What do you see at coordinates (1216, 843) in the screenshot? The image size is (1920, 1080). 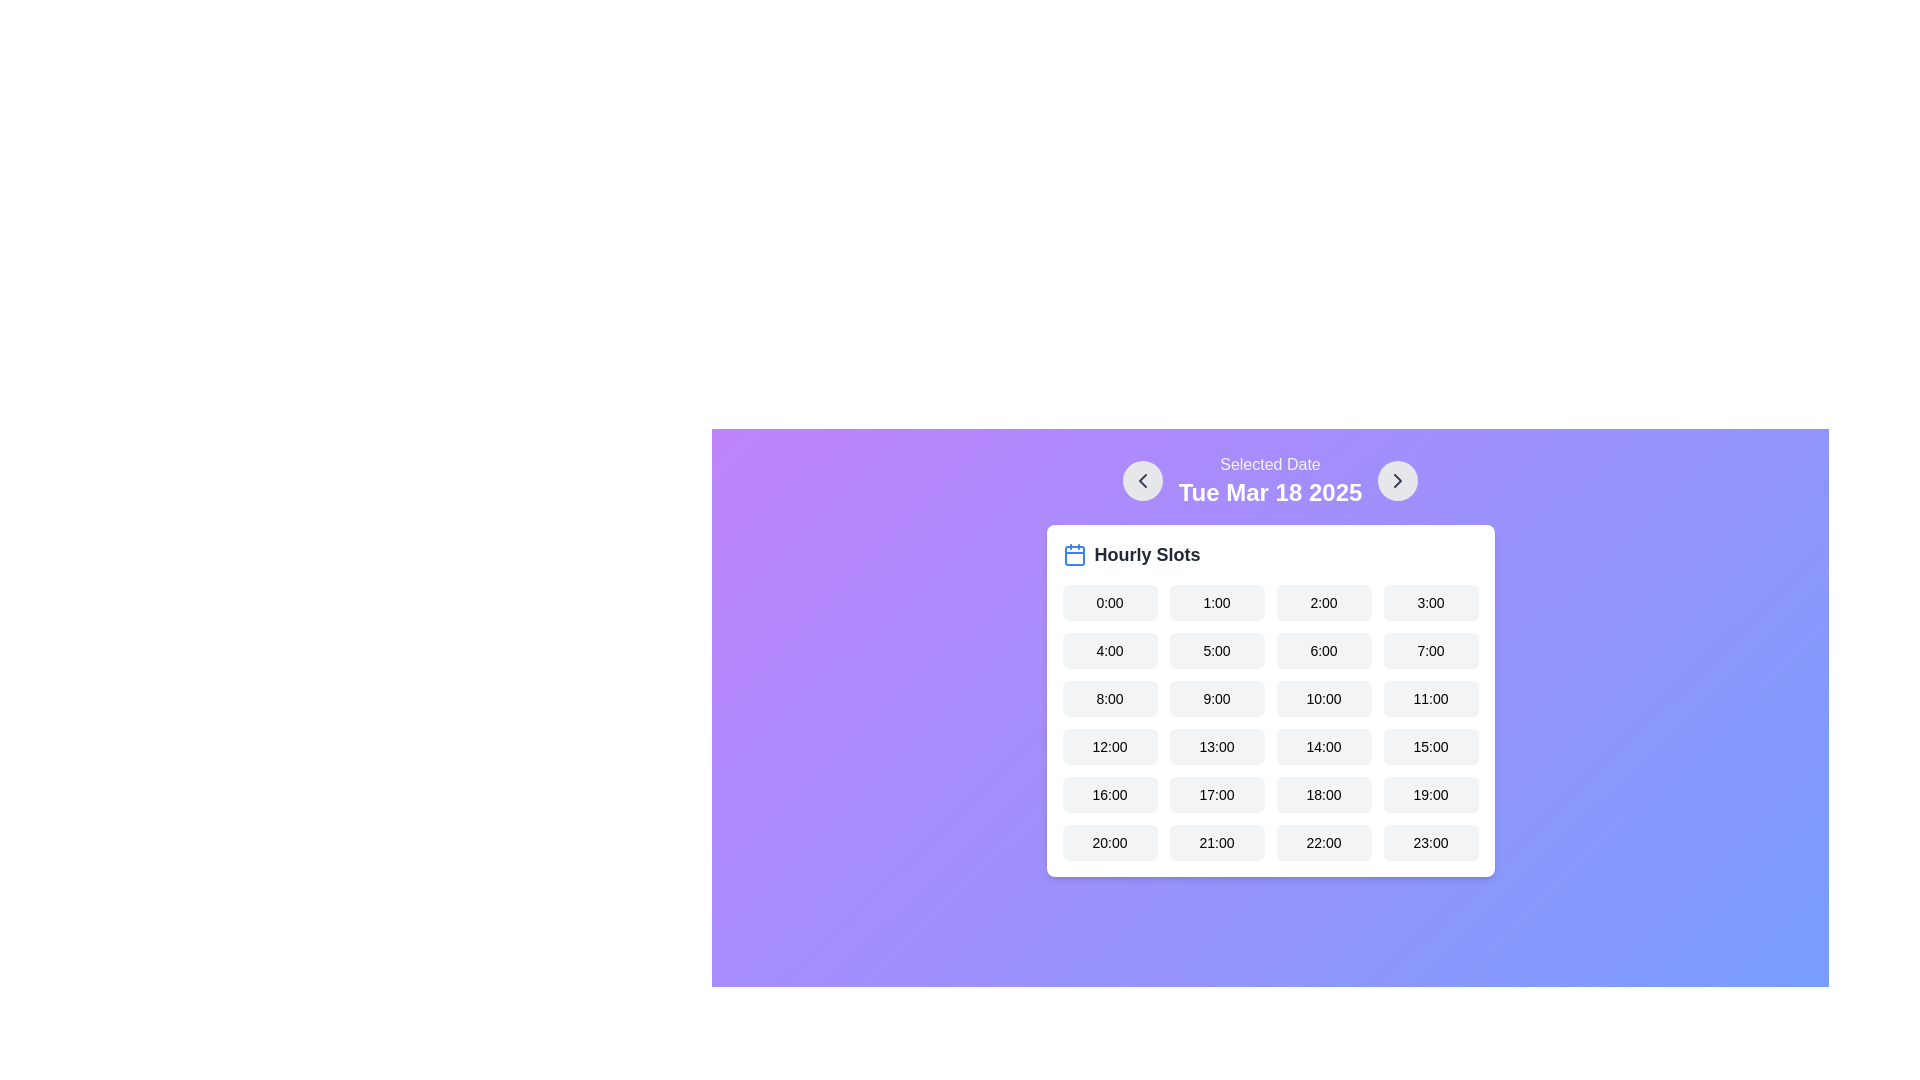 I see `the button displaying '21:00' in the second column of the sixth row within the 'Hourly Slots' grid` at bounding box center [1216, 843].